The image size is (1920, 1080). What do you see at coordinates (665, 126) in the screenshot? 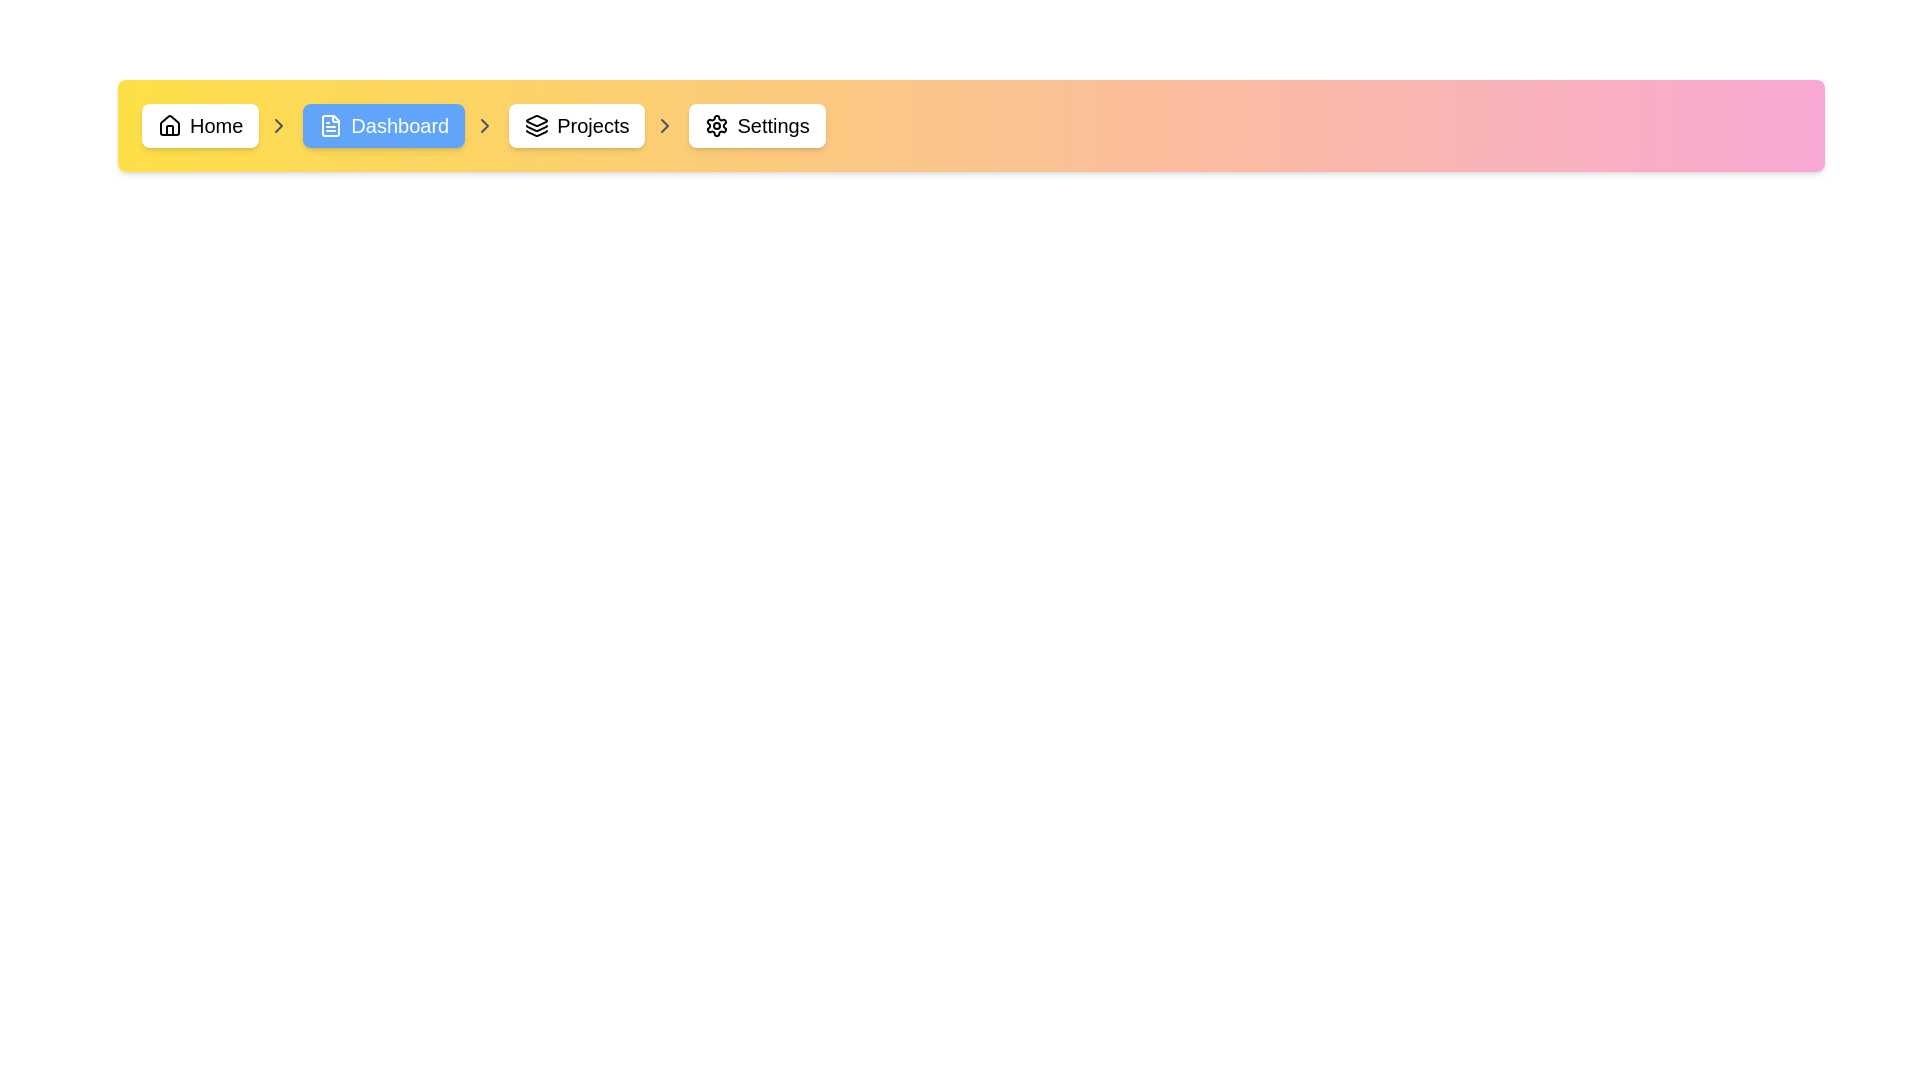
I see `the rightward-pointing chevron icon in the navigation bar` at bounding box center [665, 126].